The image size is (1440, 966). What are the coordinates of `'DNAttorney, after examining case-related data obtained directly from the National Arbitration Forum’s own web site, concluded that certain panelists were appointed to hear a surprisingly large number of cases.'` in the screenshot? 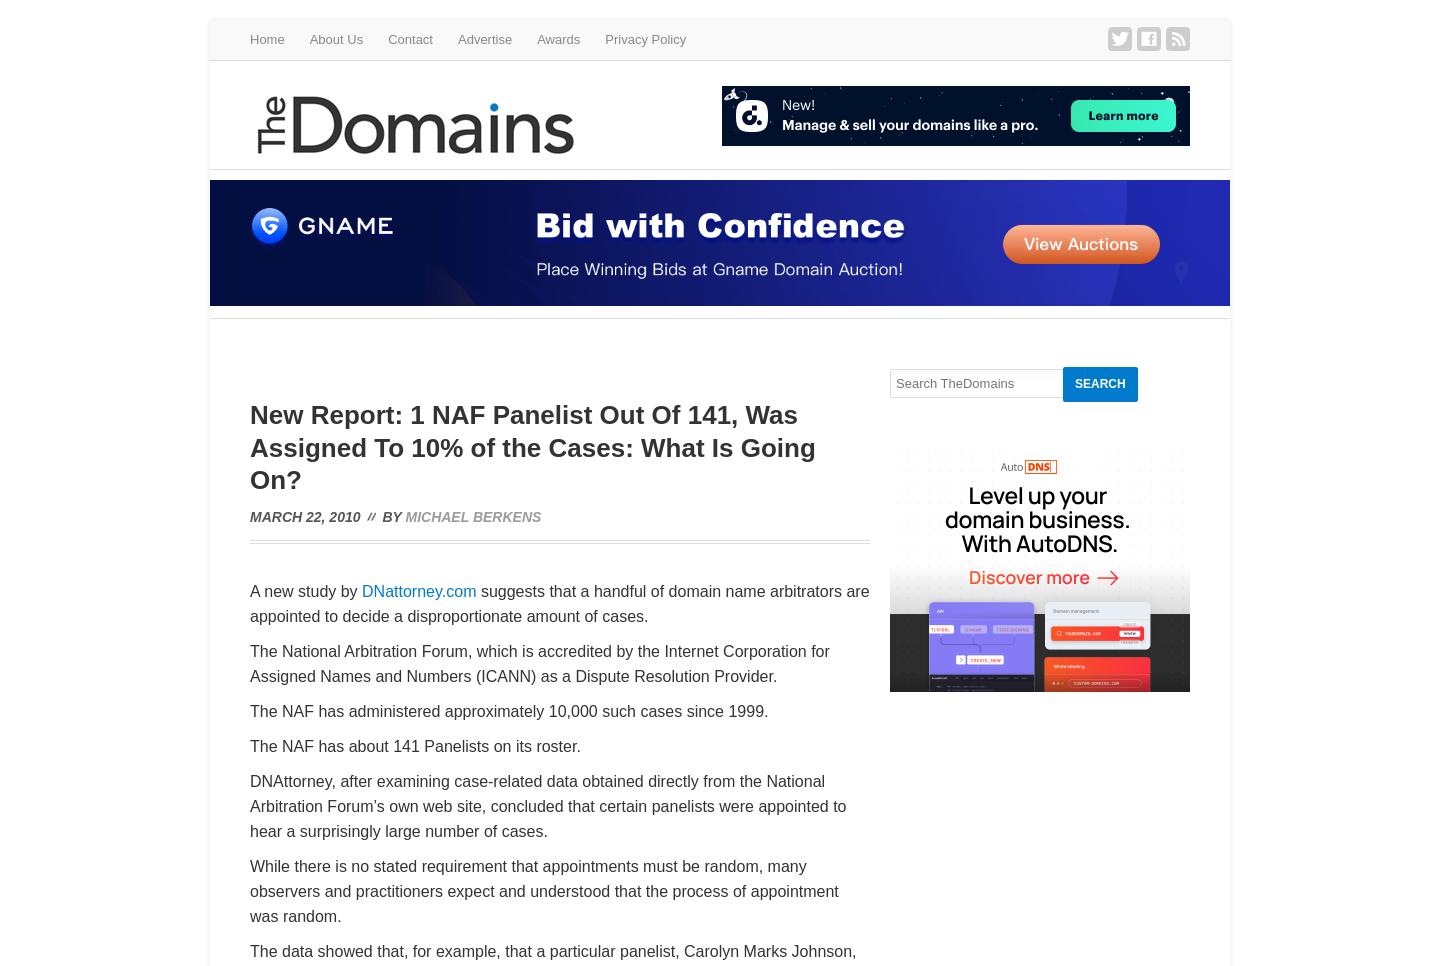 It's located at (548, 806).